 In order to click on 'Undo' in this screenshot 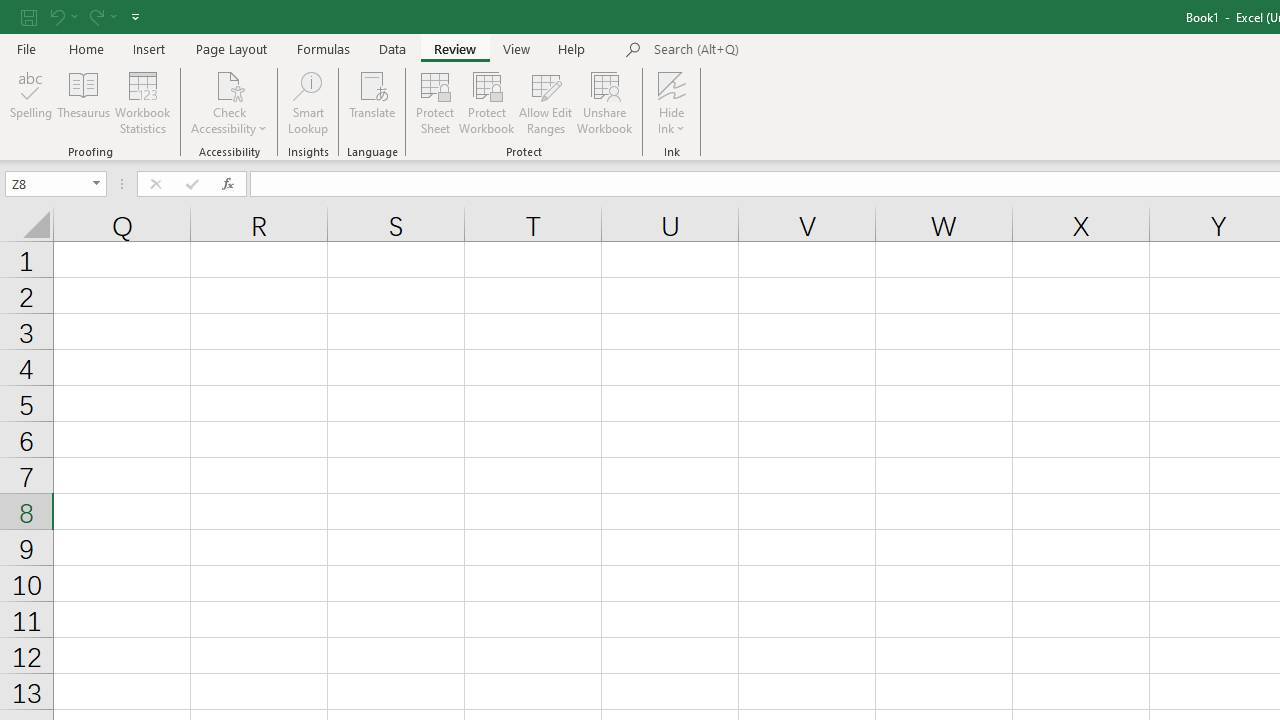, I will do `click(56, 16)`.